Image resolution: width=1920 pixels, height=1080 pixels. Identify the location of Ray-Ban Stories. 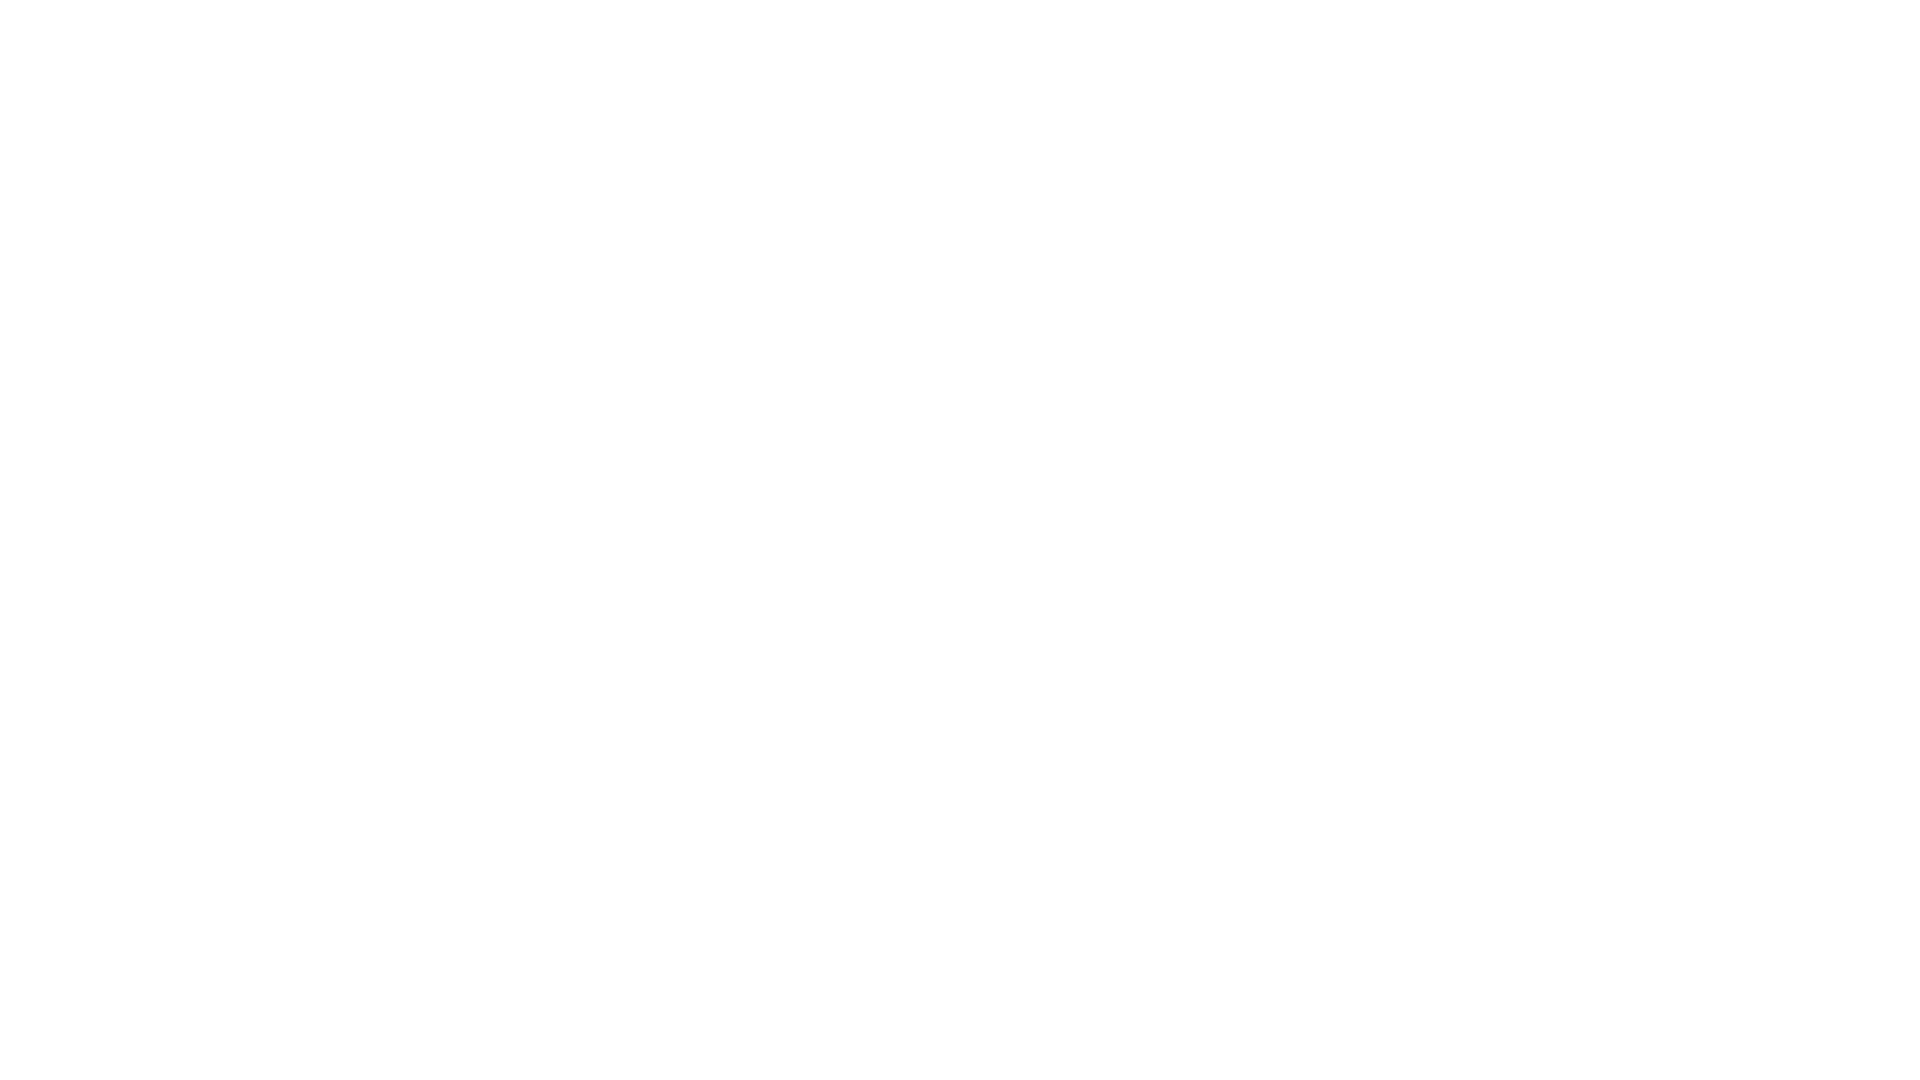
(1081, 71).